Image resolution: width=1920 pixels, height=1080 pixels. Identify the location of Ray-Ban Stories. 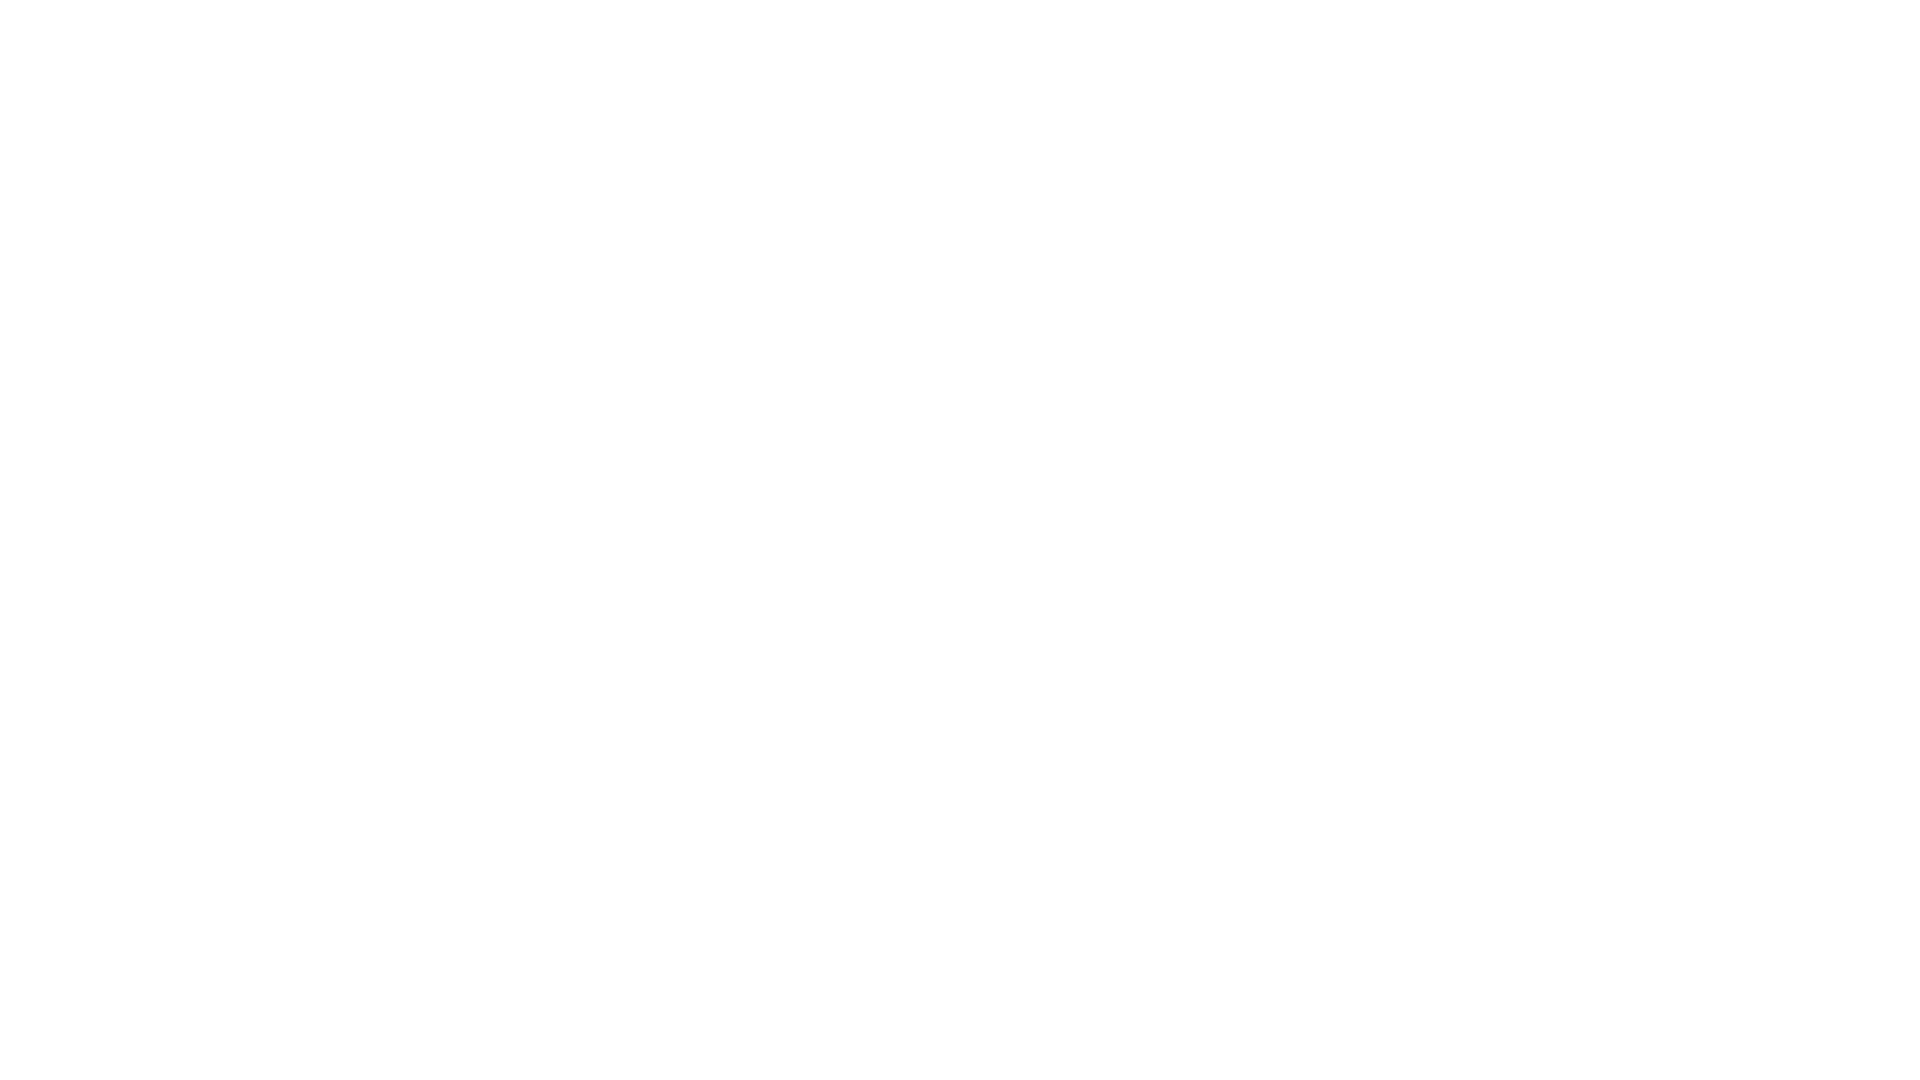
(1081, 71).